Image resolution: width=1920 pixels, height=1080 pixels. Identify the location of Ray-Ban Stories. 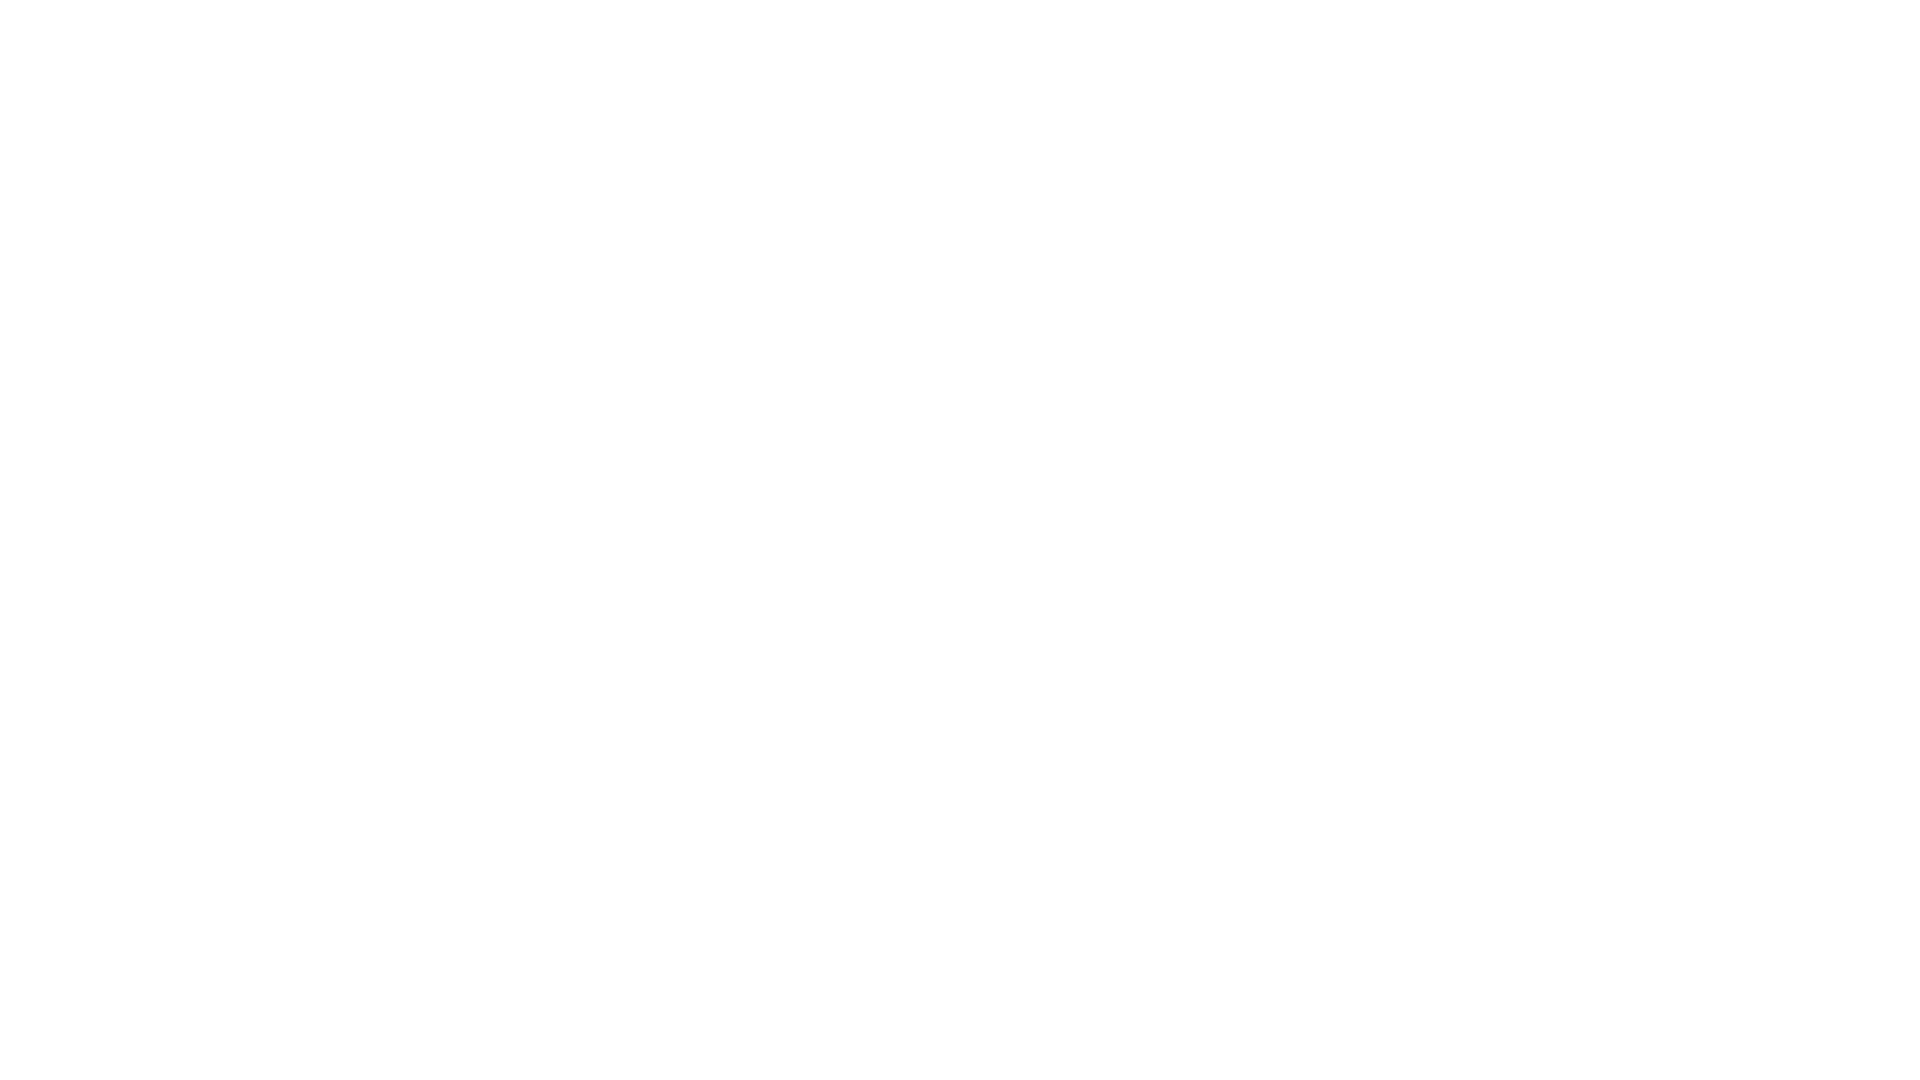
(1081, 71).